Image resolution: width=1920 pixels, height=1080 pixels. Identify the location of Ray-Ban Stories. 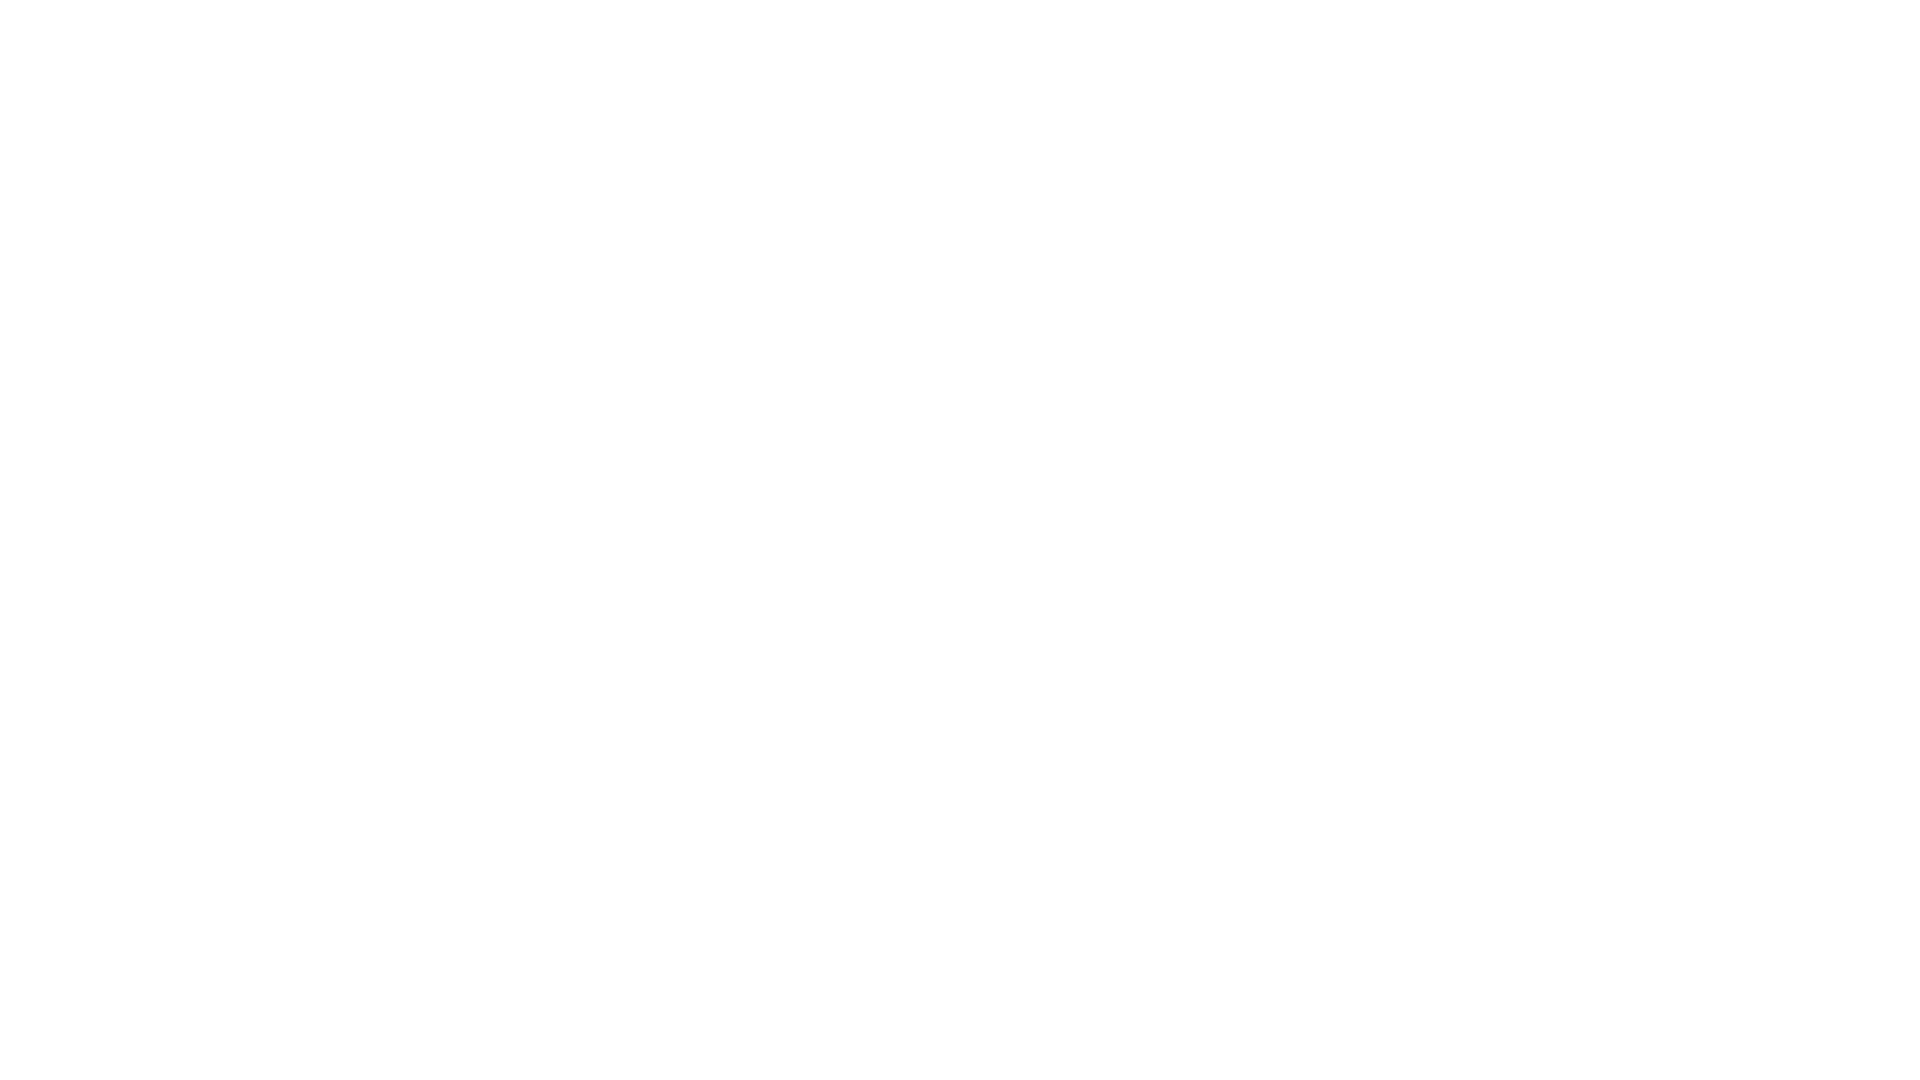
(1081, 71).